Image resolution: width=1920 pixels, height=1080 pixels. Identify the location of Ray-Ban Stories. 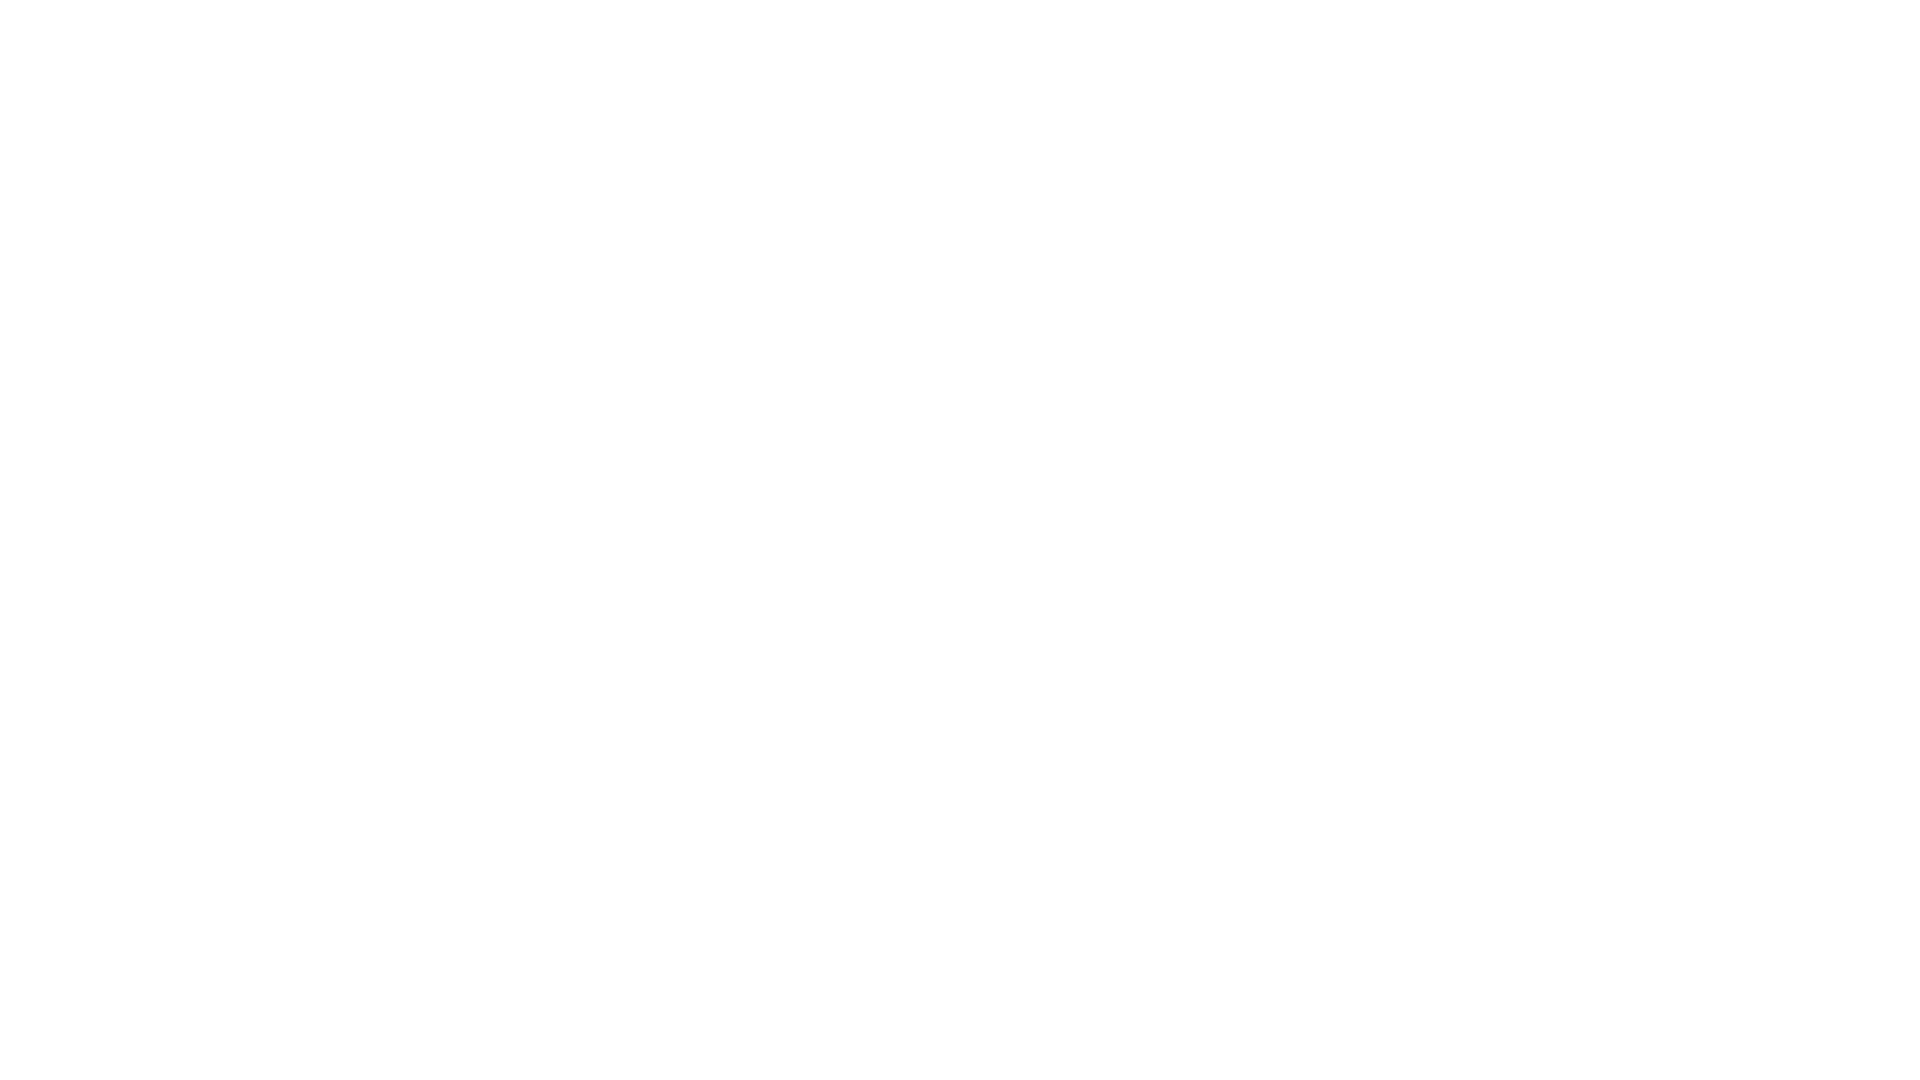
(1081, 71).